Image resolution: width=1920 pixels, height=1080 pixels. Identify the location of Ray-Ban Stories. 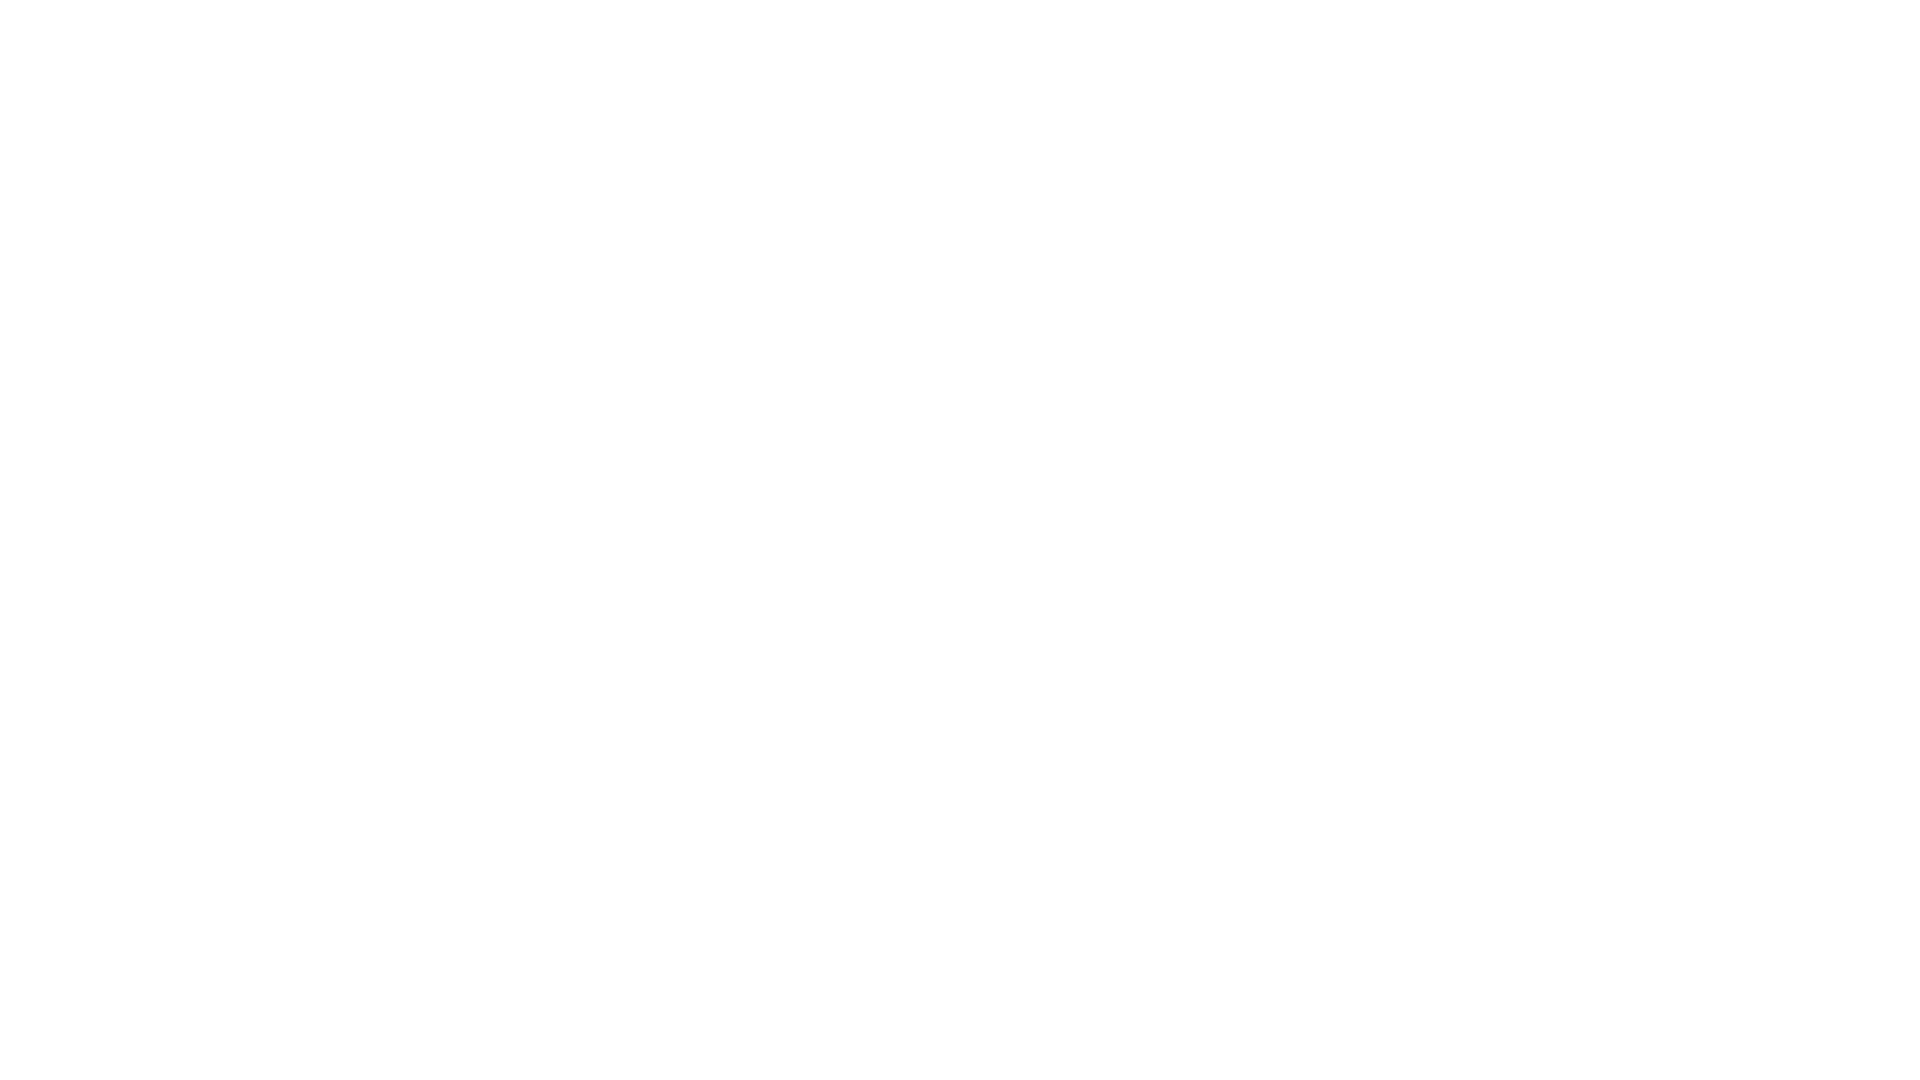
(1081, 71).